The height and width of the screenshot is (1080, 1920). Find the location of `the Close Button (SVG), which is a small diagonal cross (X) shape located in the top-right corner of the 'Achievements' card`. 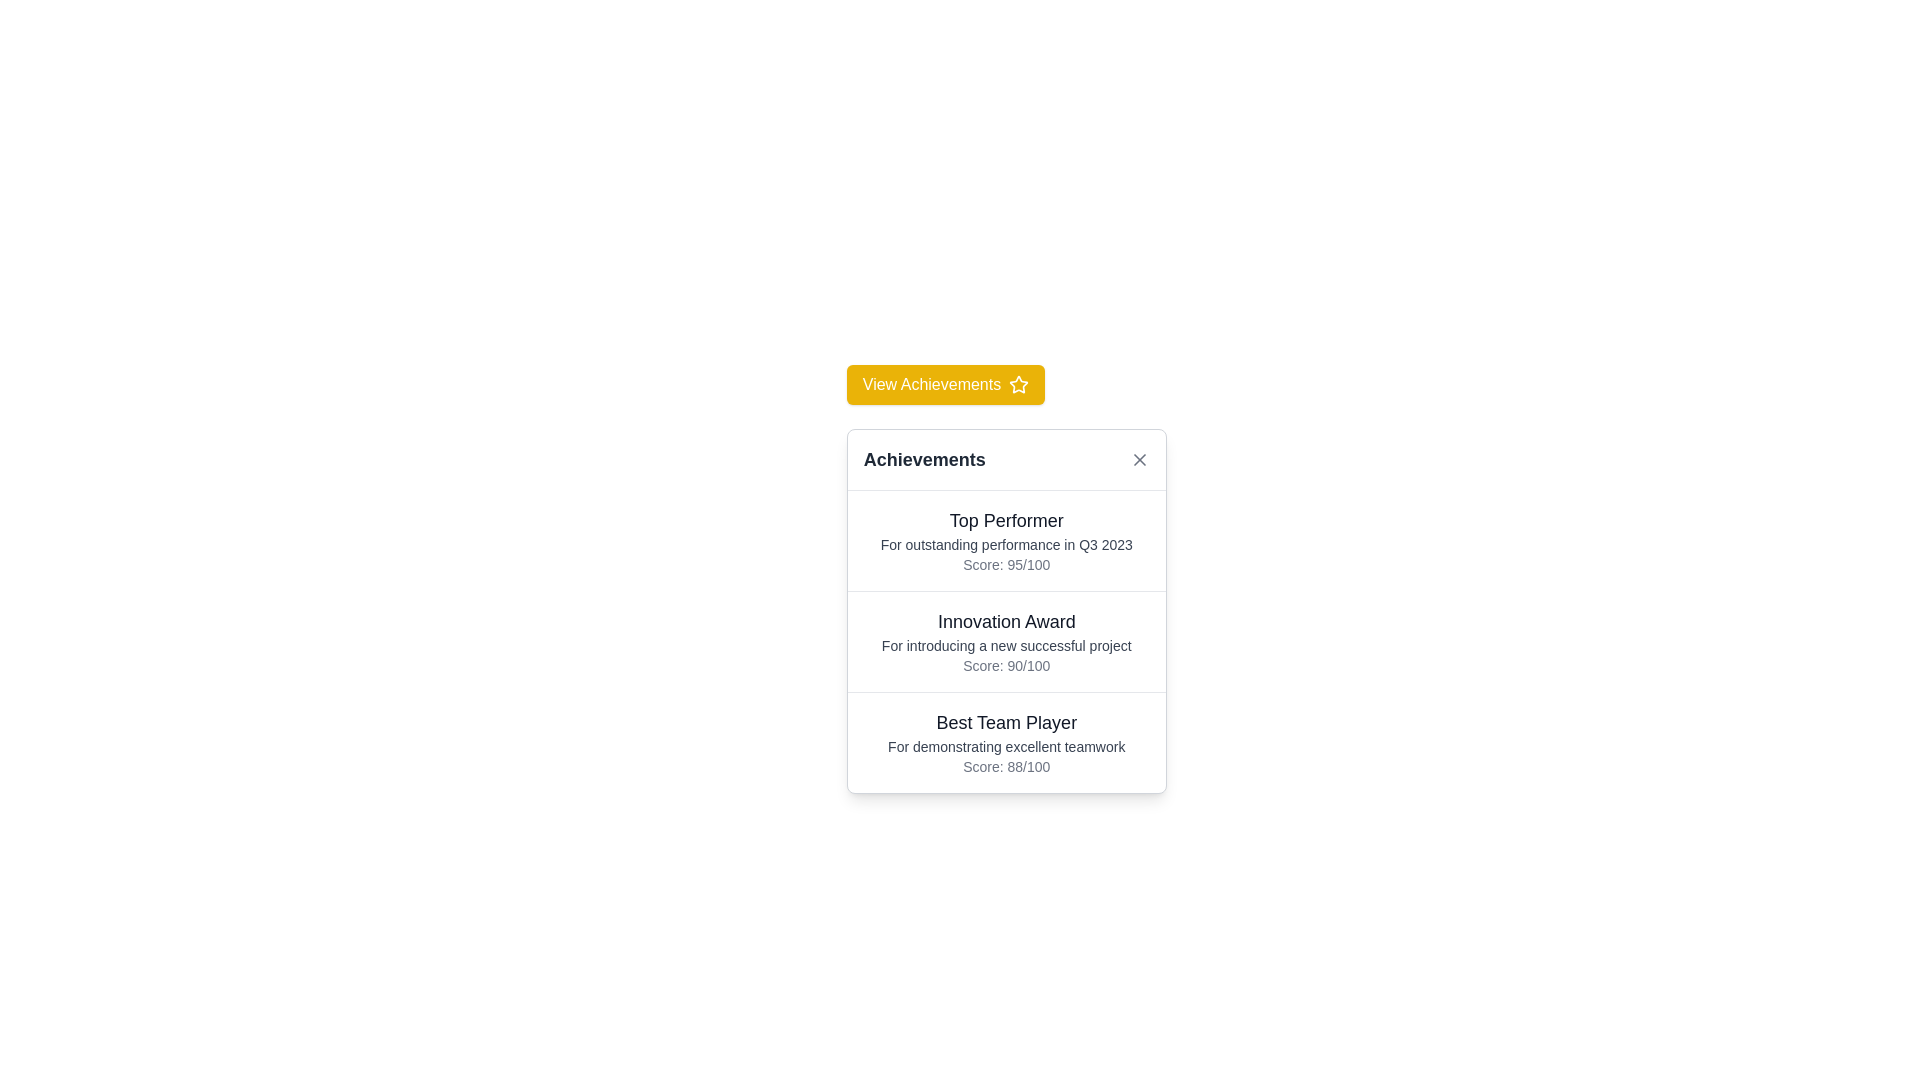

the Close Button (SVG), which is a small diagonal cross (X) shape located in the top-right corner of the 'Achievements' card is located at coordinates (1139, 459).